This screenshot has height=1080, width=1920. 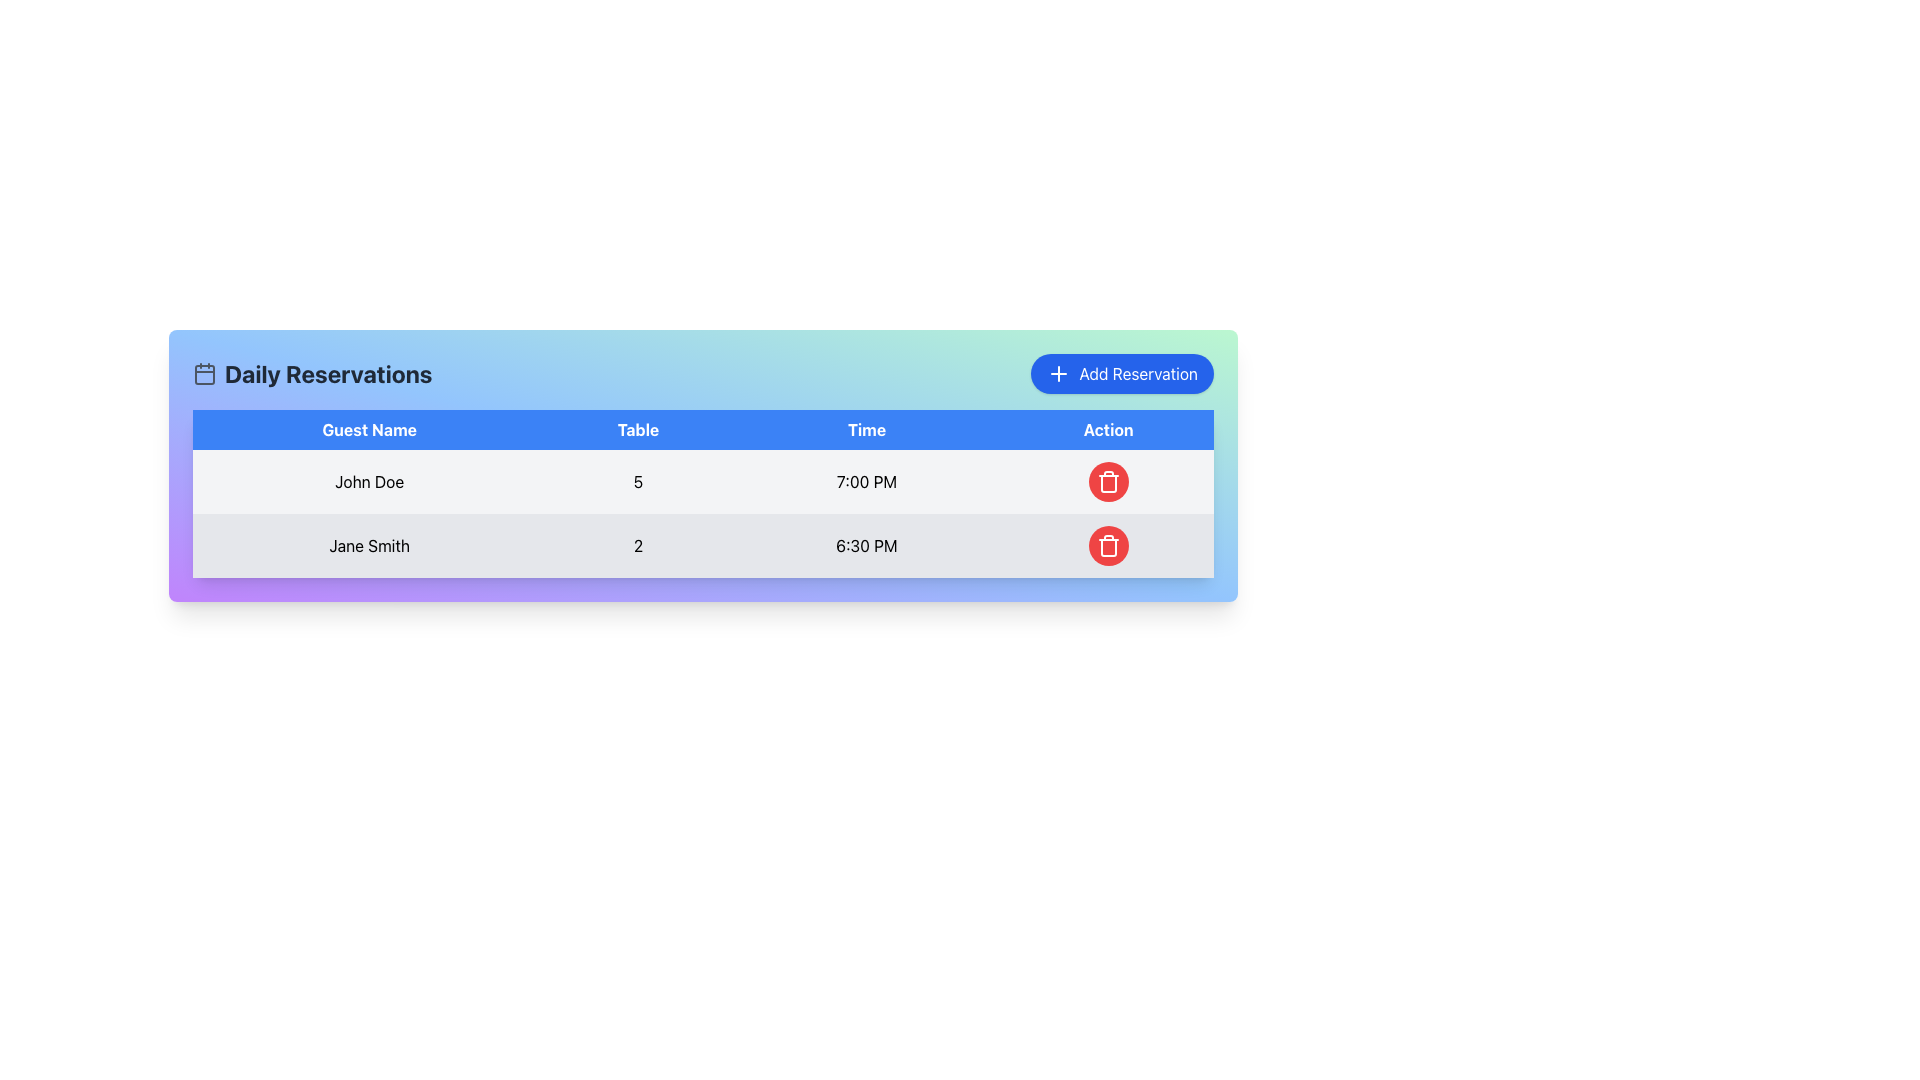 What do you see at coordinates (637, 546) in the screenshot?
I see `the bold numeral '2' displayed in black text within the 'Table' column of Jane Smith's row` at bounding box center [637, 546].